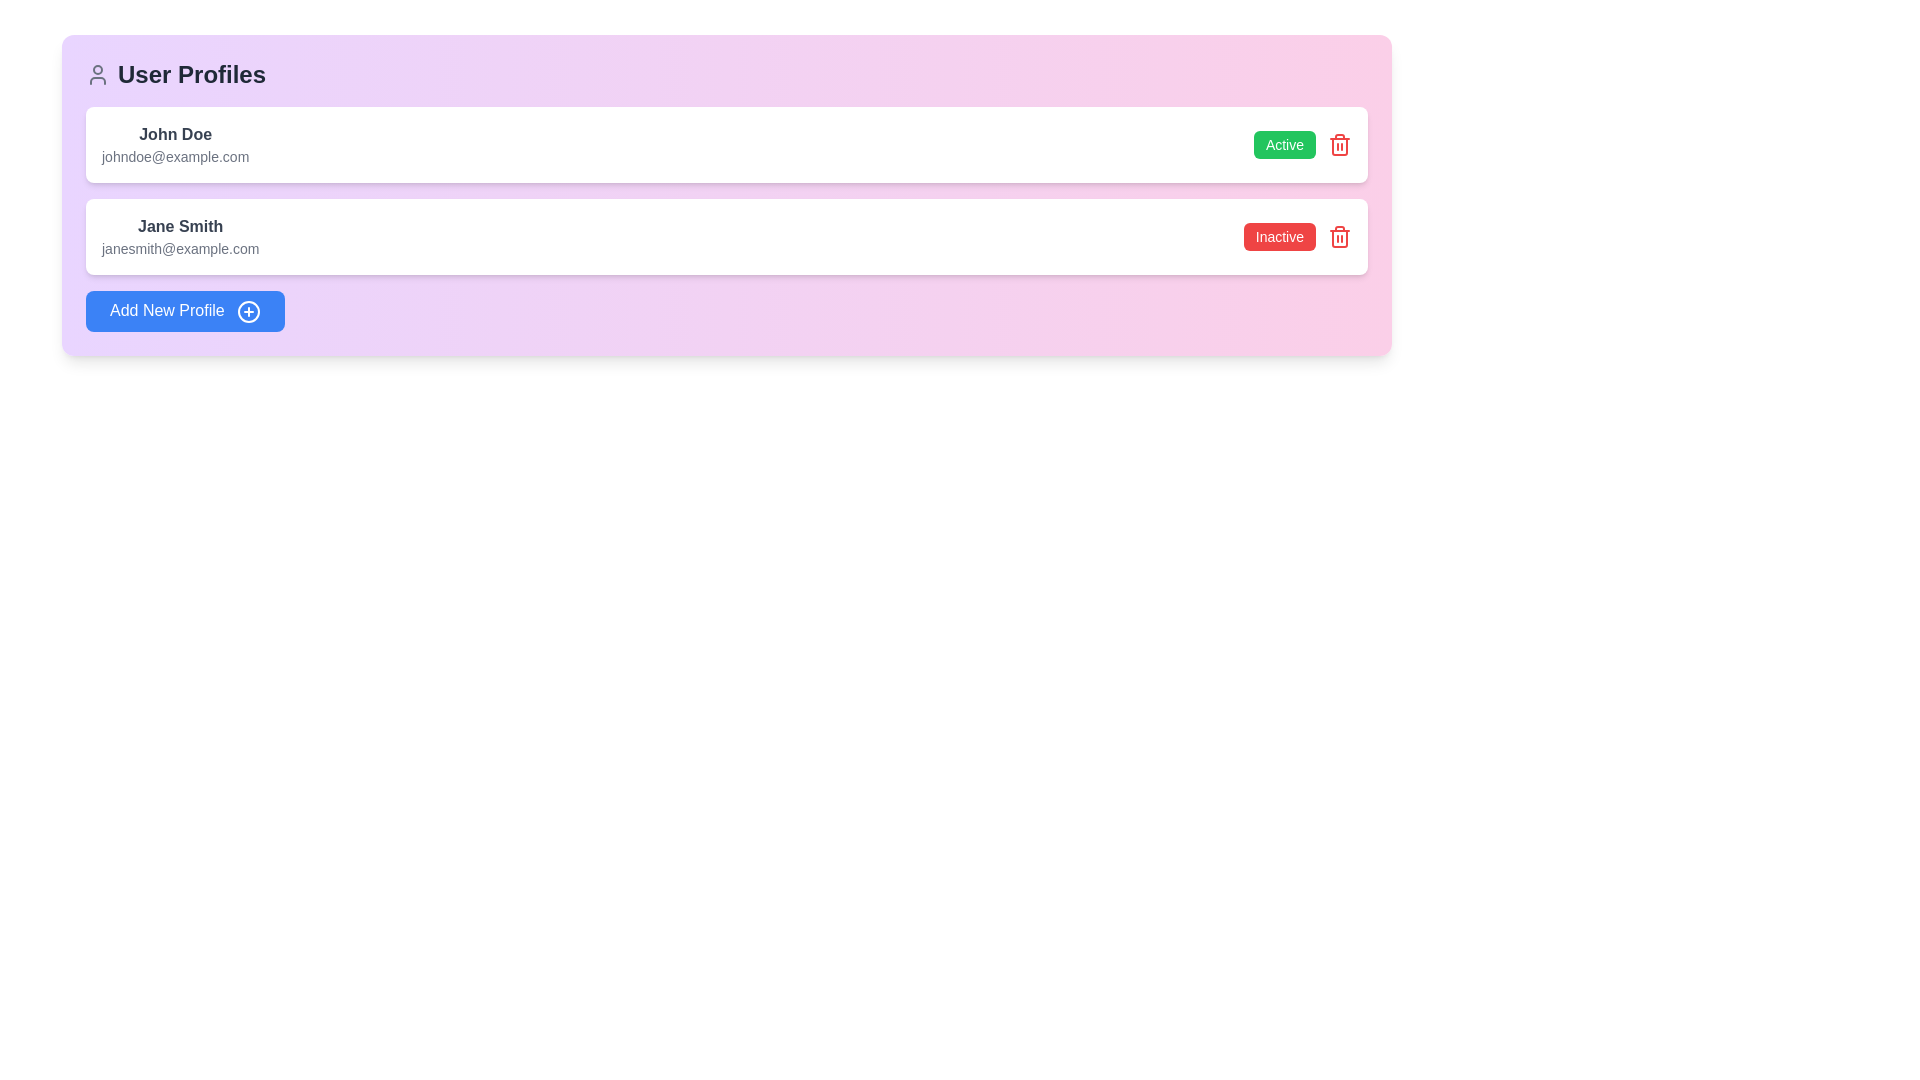 The height and width of the screenshot is (1080, 1920). Describe the element at coordinates (1339, 235) in the screenshot. I see `the red trash bin icon located to the right of the 'Inactive' label for potential additional visual feedback` at that location.